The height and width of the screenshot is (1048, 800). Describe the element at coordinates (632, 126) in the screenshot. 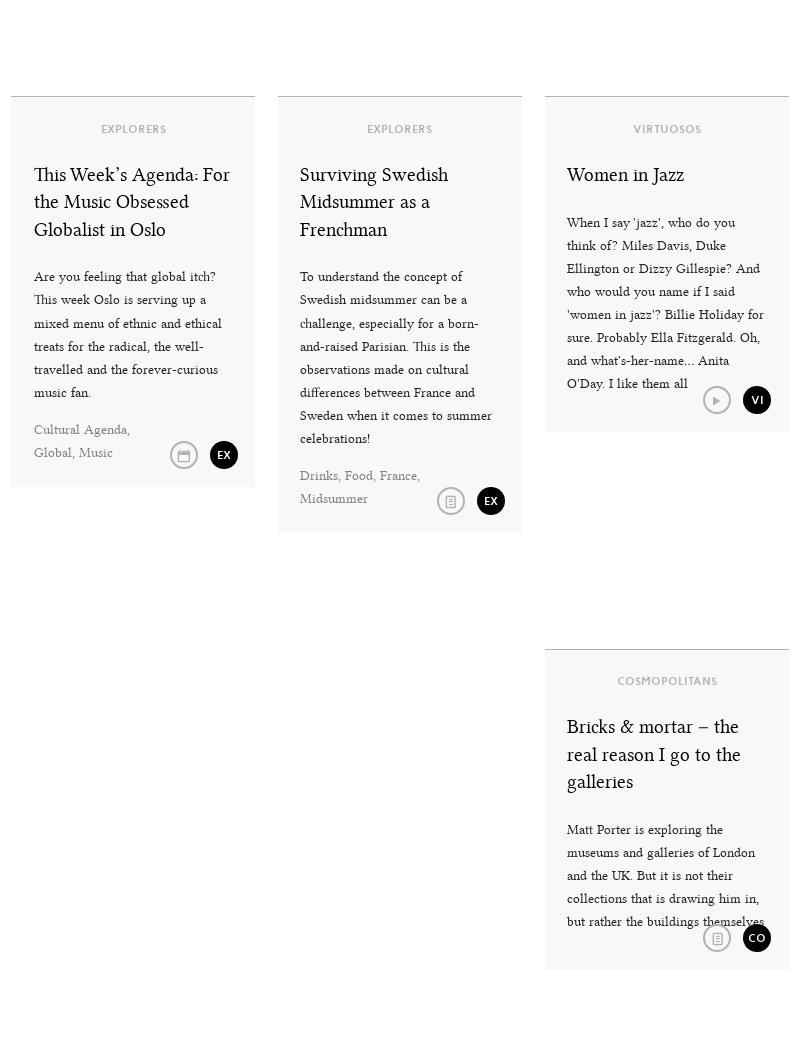

I see `'Virtuosos'` at that location.